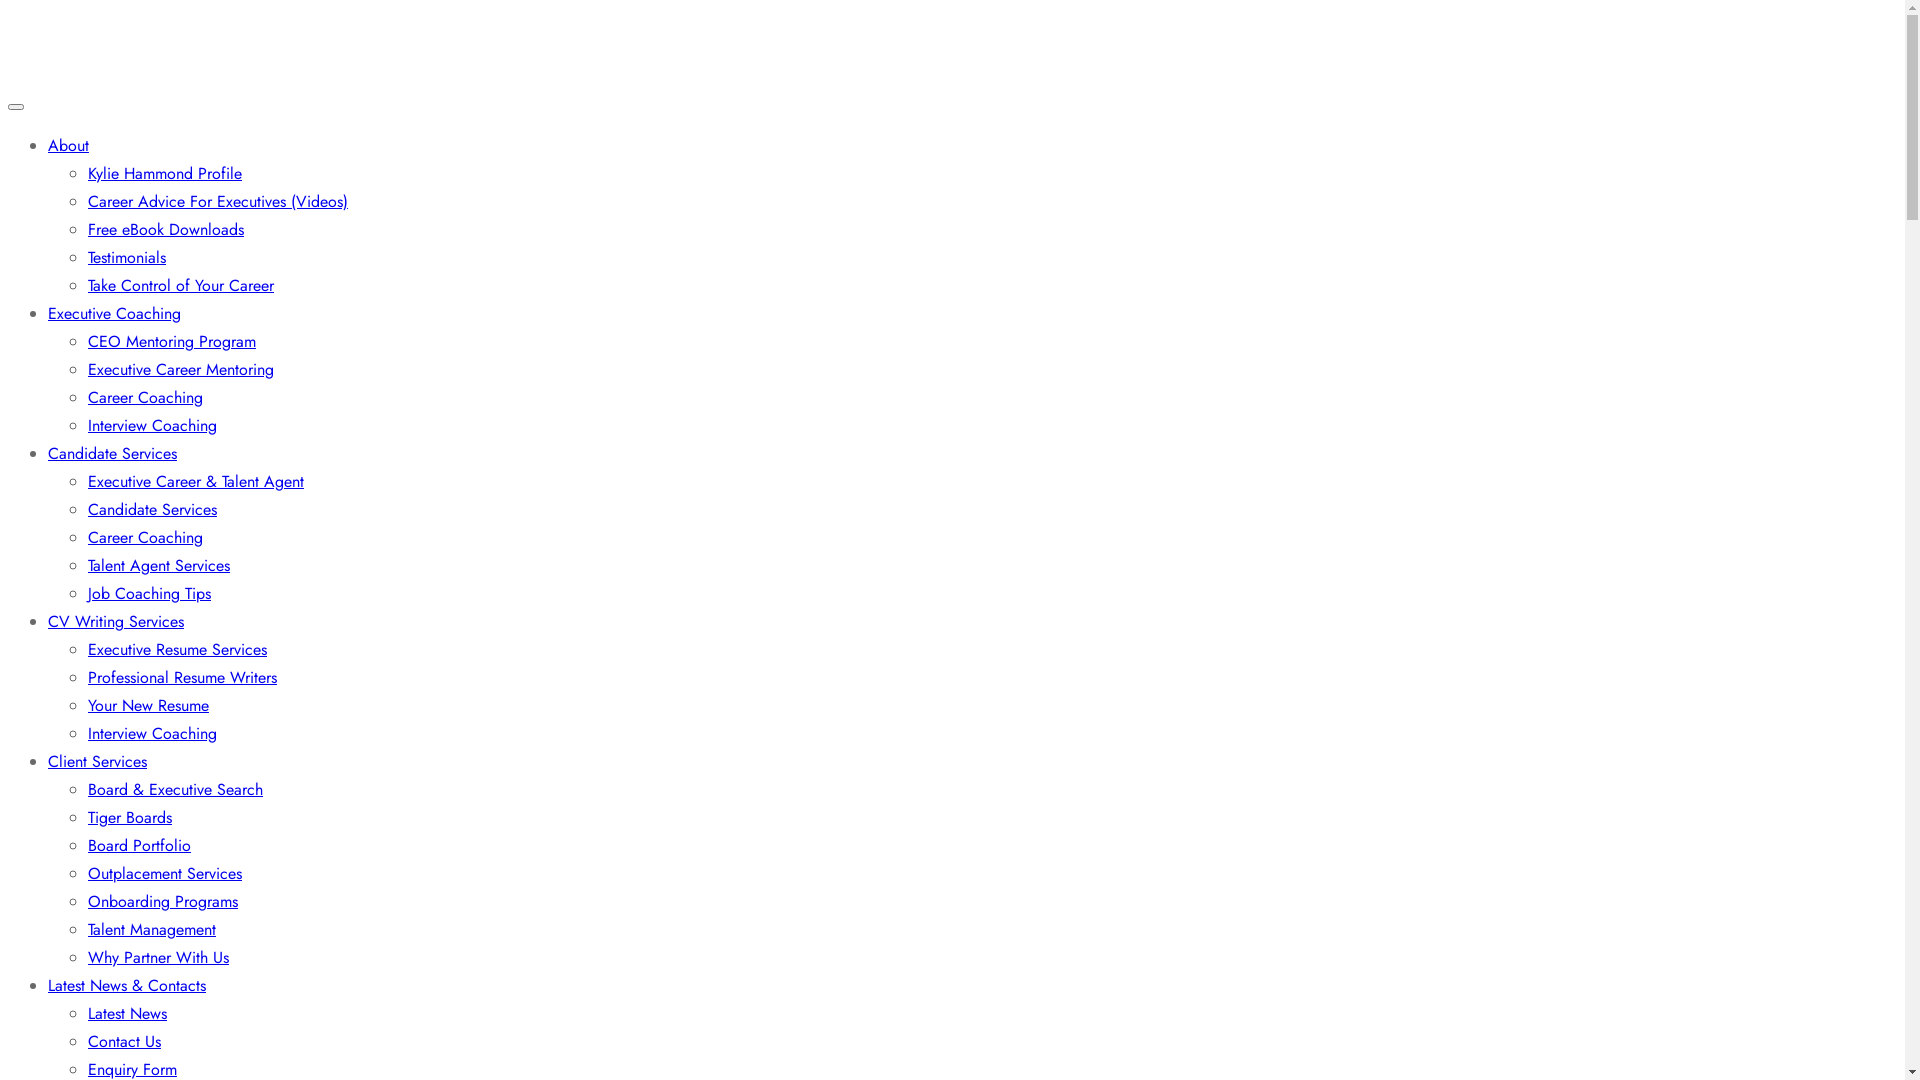 This screenshot has width=1920, height=1080. Describe the element at coordinates (181, 285) in the screenshot. I see `'Take Control of Your Career'` at that location.